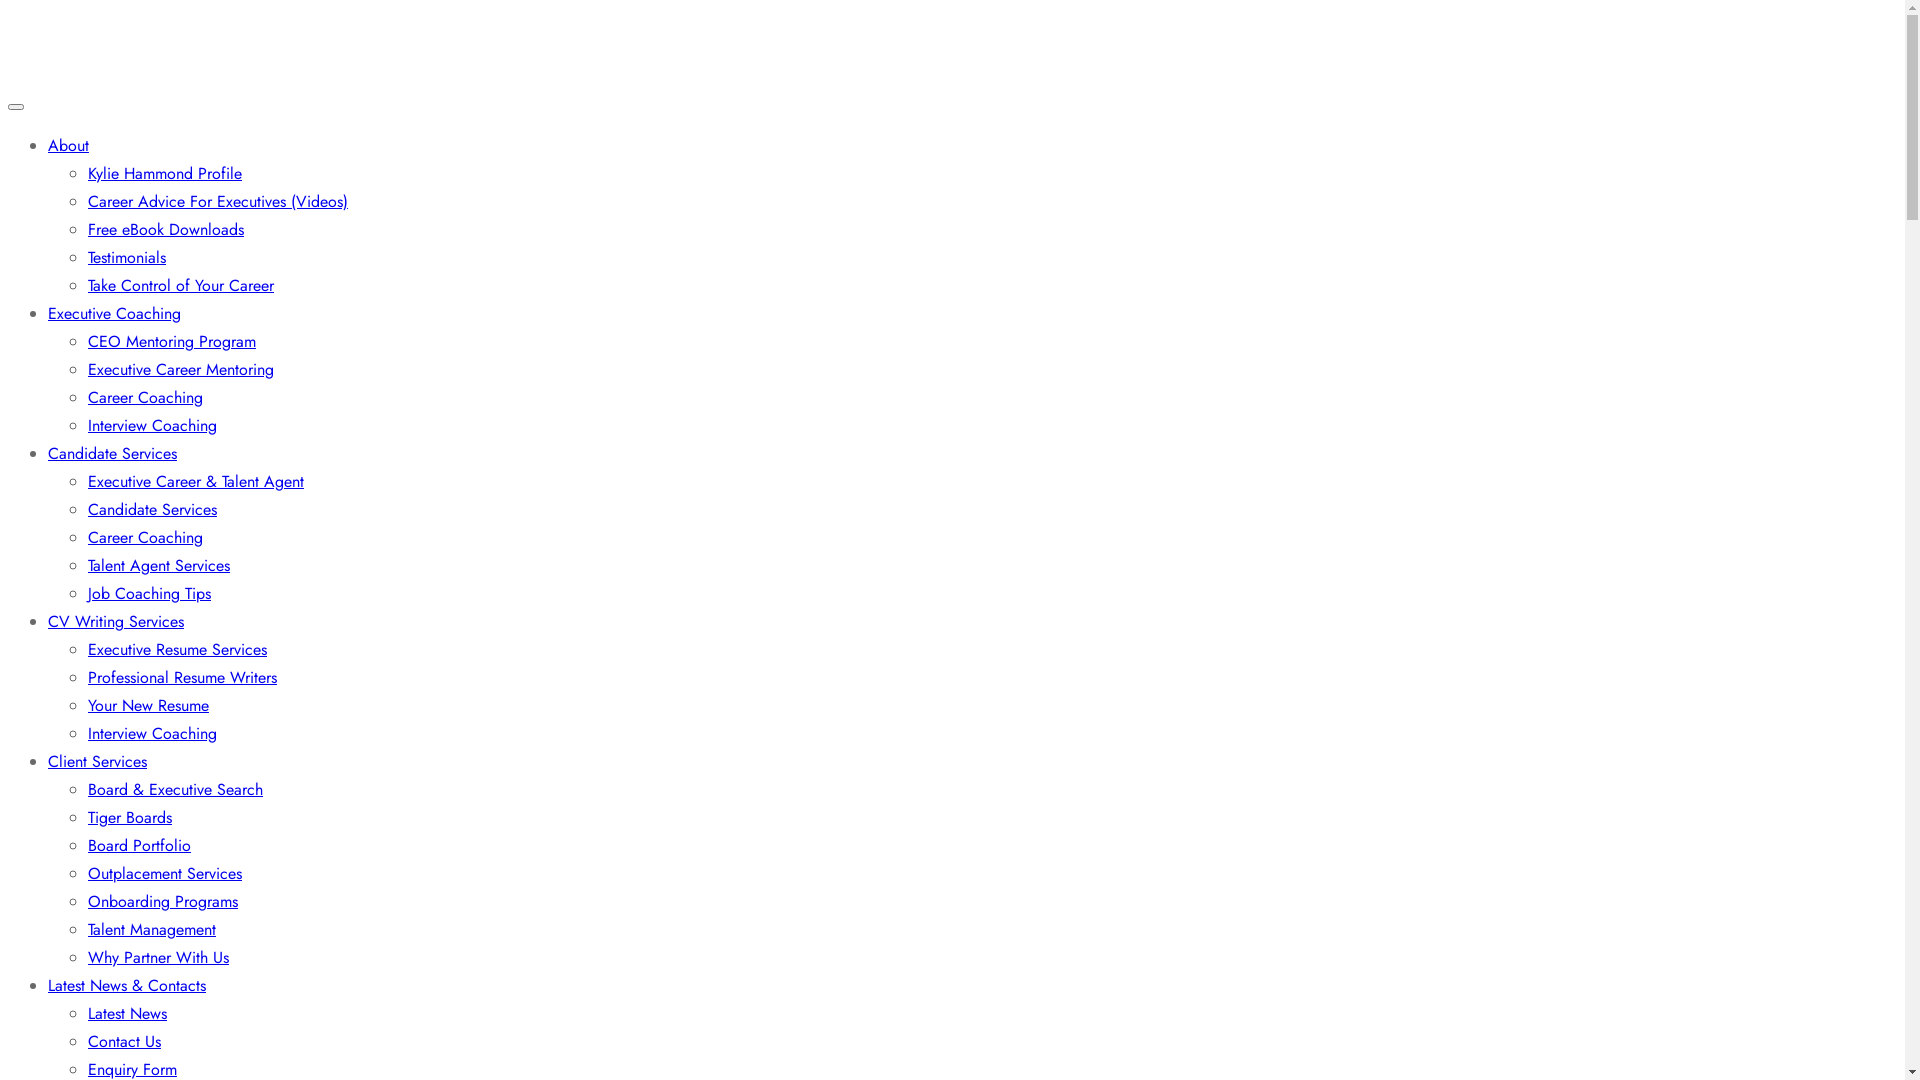 This screenshot has width=1920, height=1080. Describe the element at coordinates (181, 285) in the screenshot. I see `'Take Control of Your Career'` at that location.